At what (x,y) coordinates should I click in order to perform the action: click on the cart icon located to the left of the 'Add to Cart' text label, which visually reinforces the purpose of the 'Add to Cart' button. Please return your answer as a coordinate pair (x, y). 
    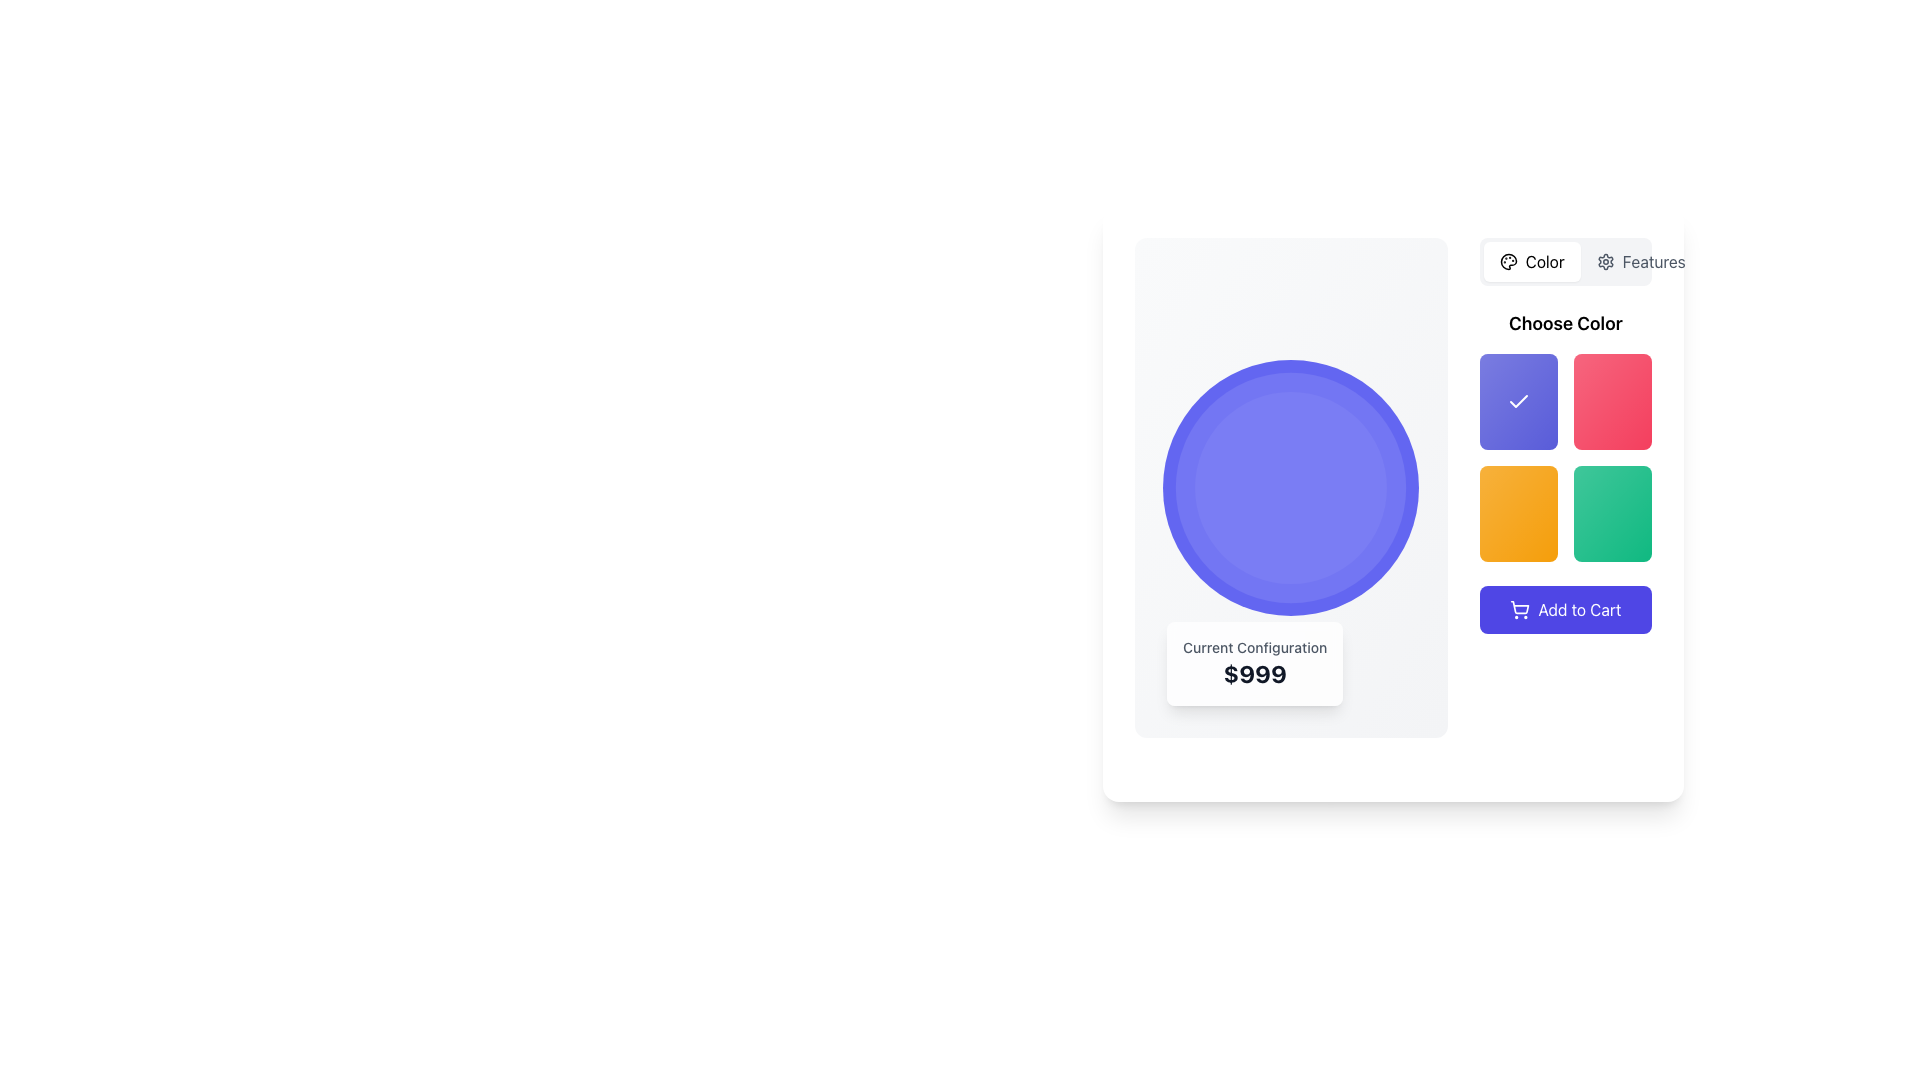
    Looking at the image, I should click on (1520, 608).